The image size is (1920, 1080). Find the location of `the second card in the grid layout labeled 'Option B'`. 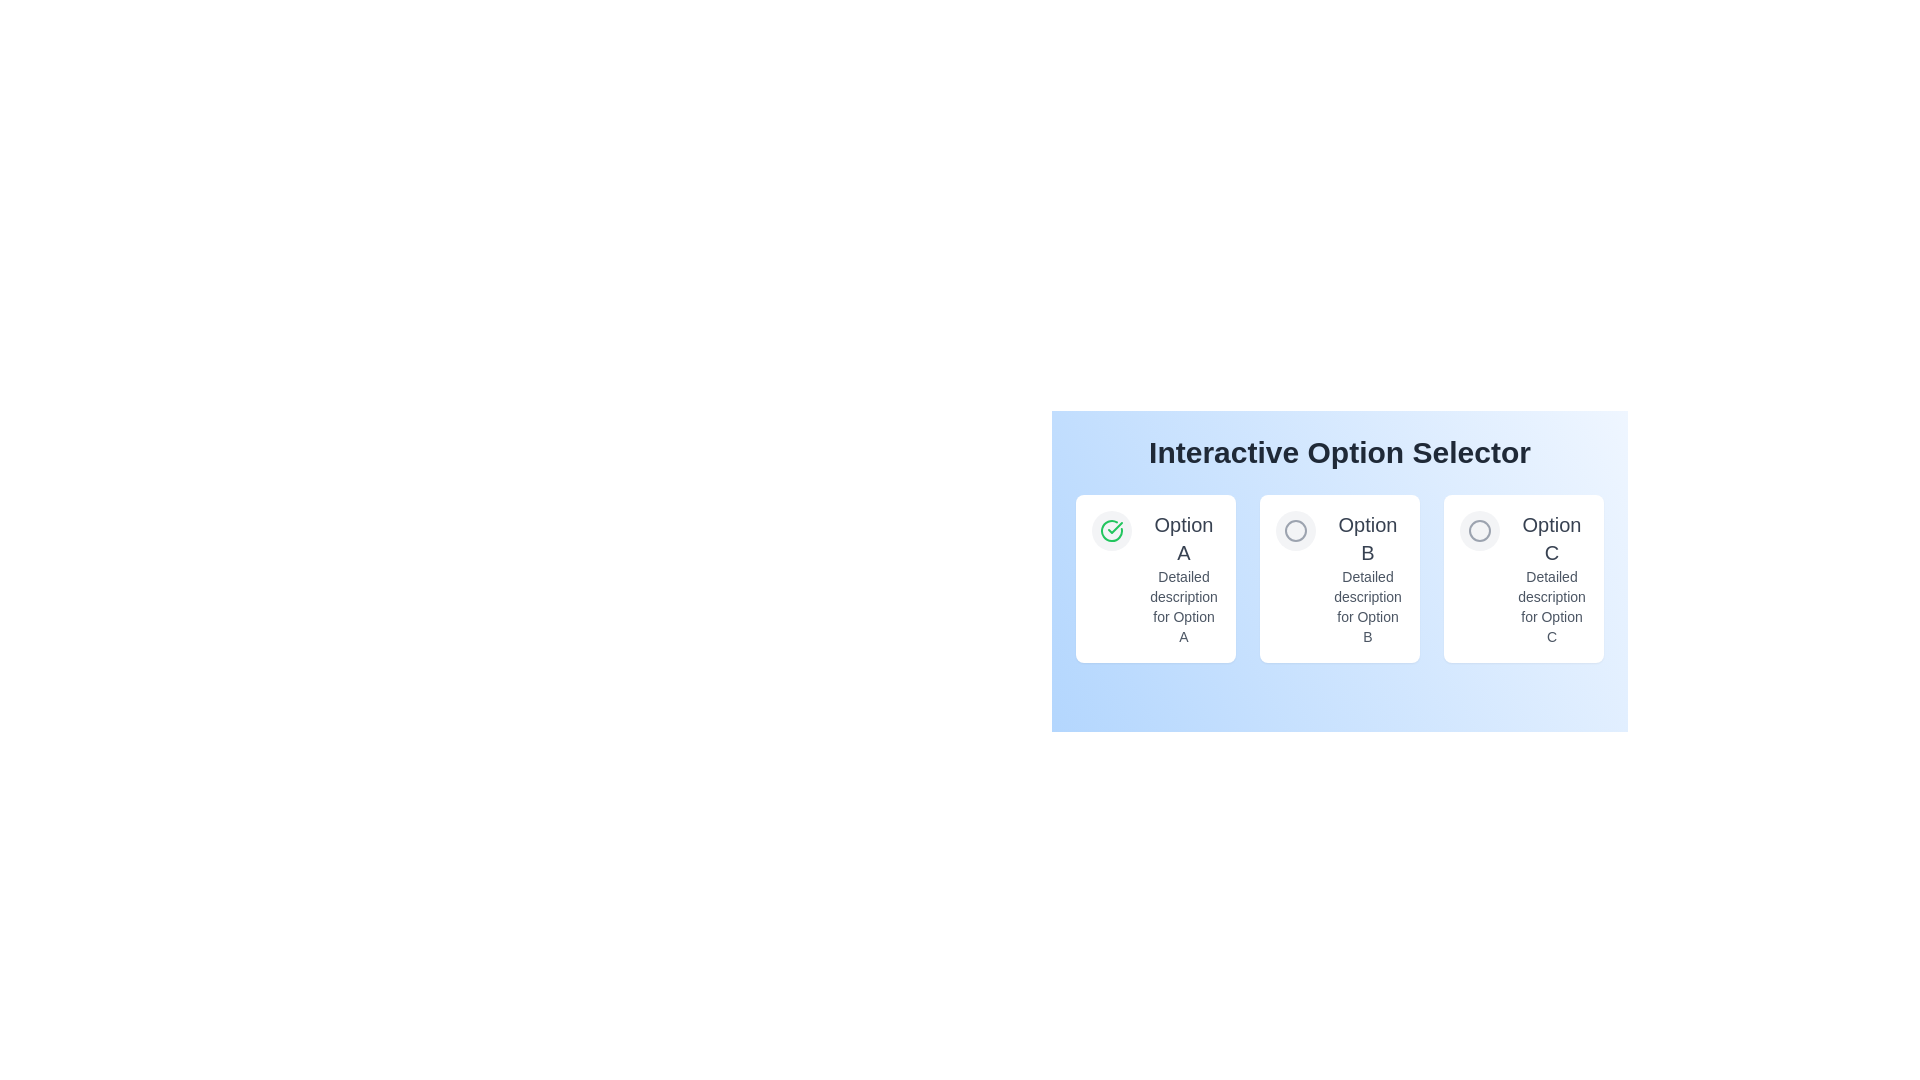

the second card in the grid layout labeled 'Option B' is located at coordinates (1339, 578).